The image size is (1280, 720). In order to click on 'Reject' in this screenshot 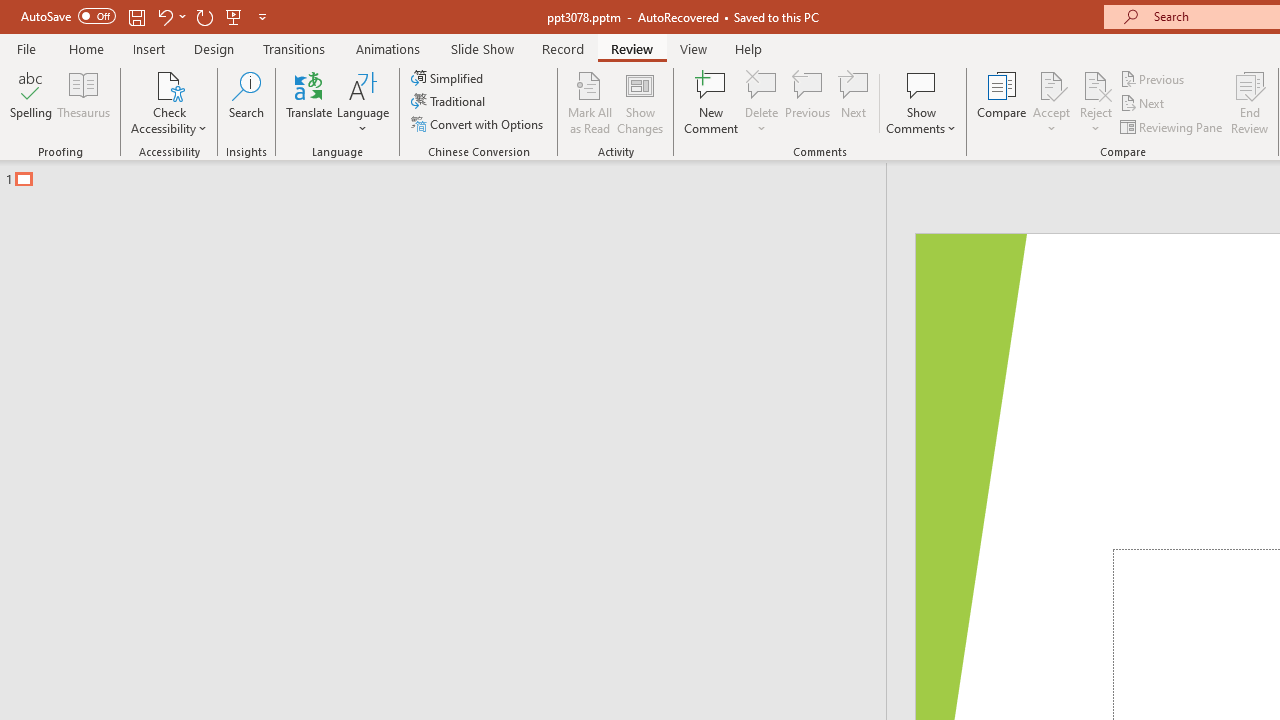, I will do `click(1095, 103)`.